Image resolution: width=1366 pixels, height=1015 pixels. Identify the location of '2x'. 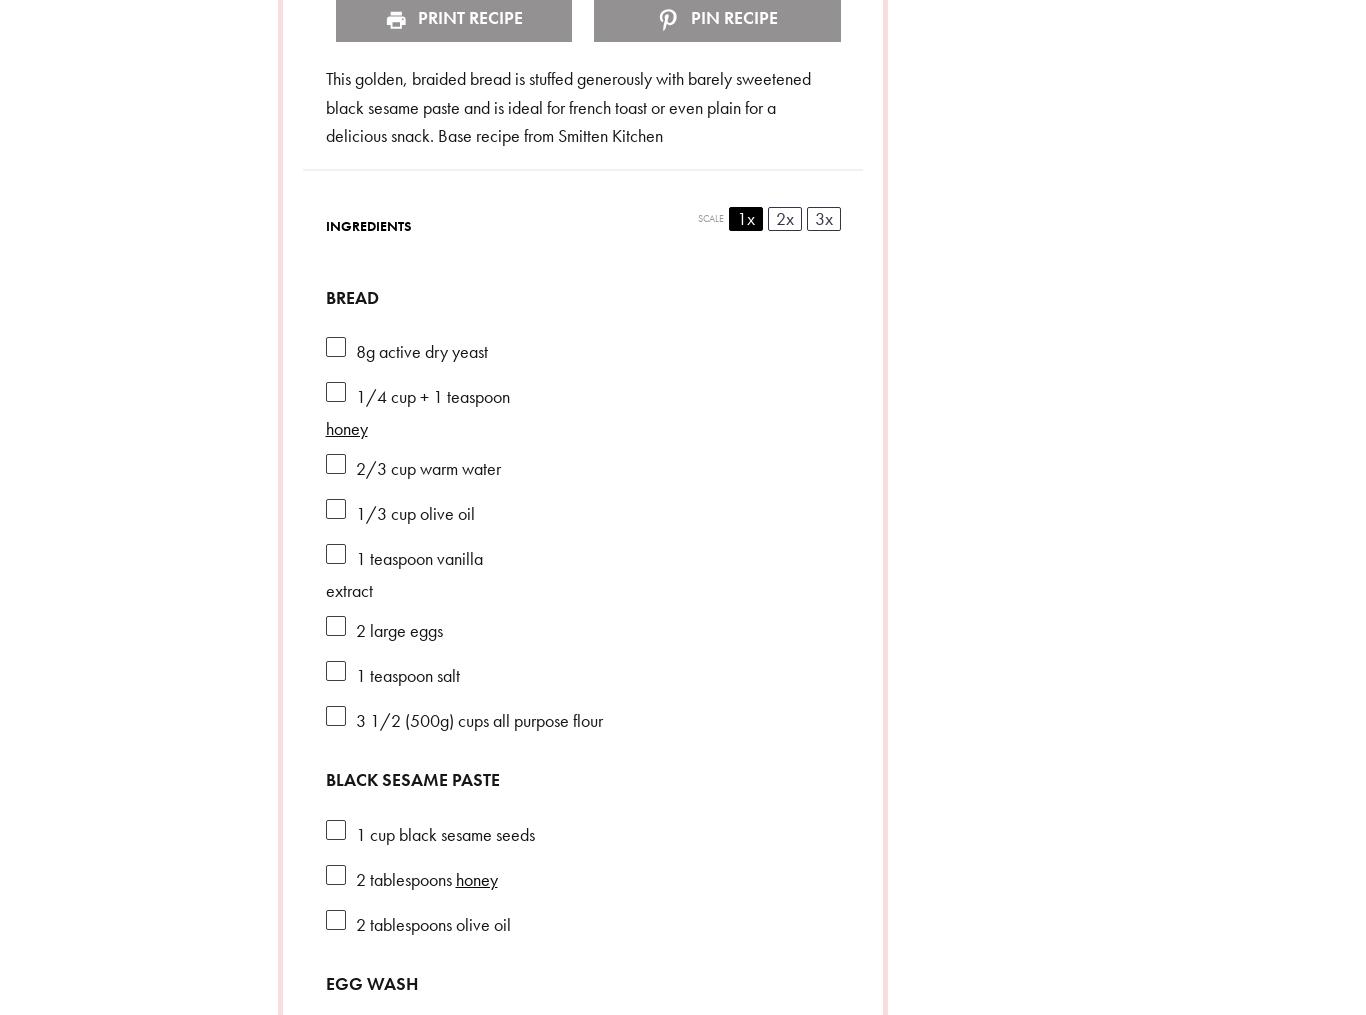
(783, 216).